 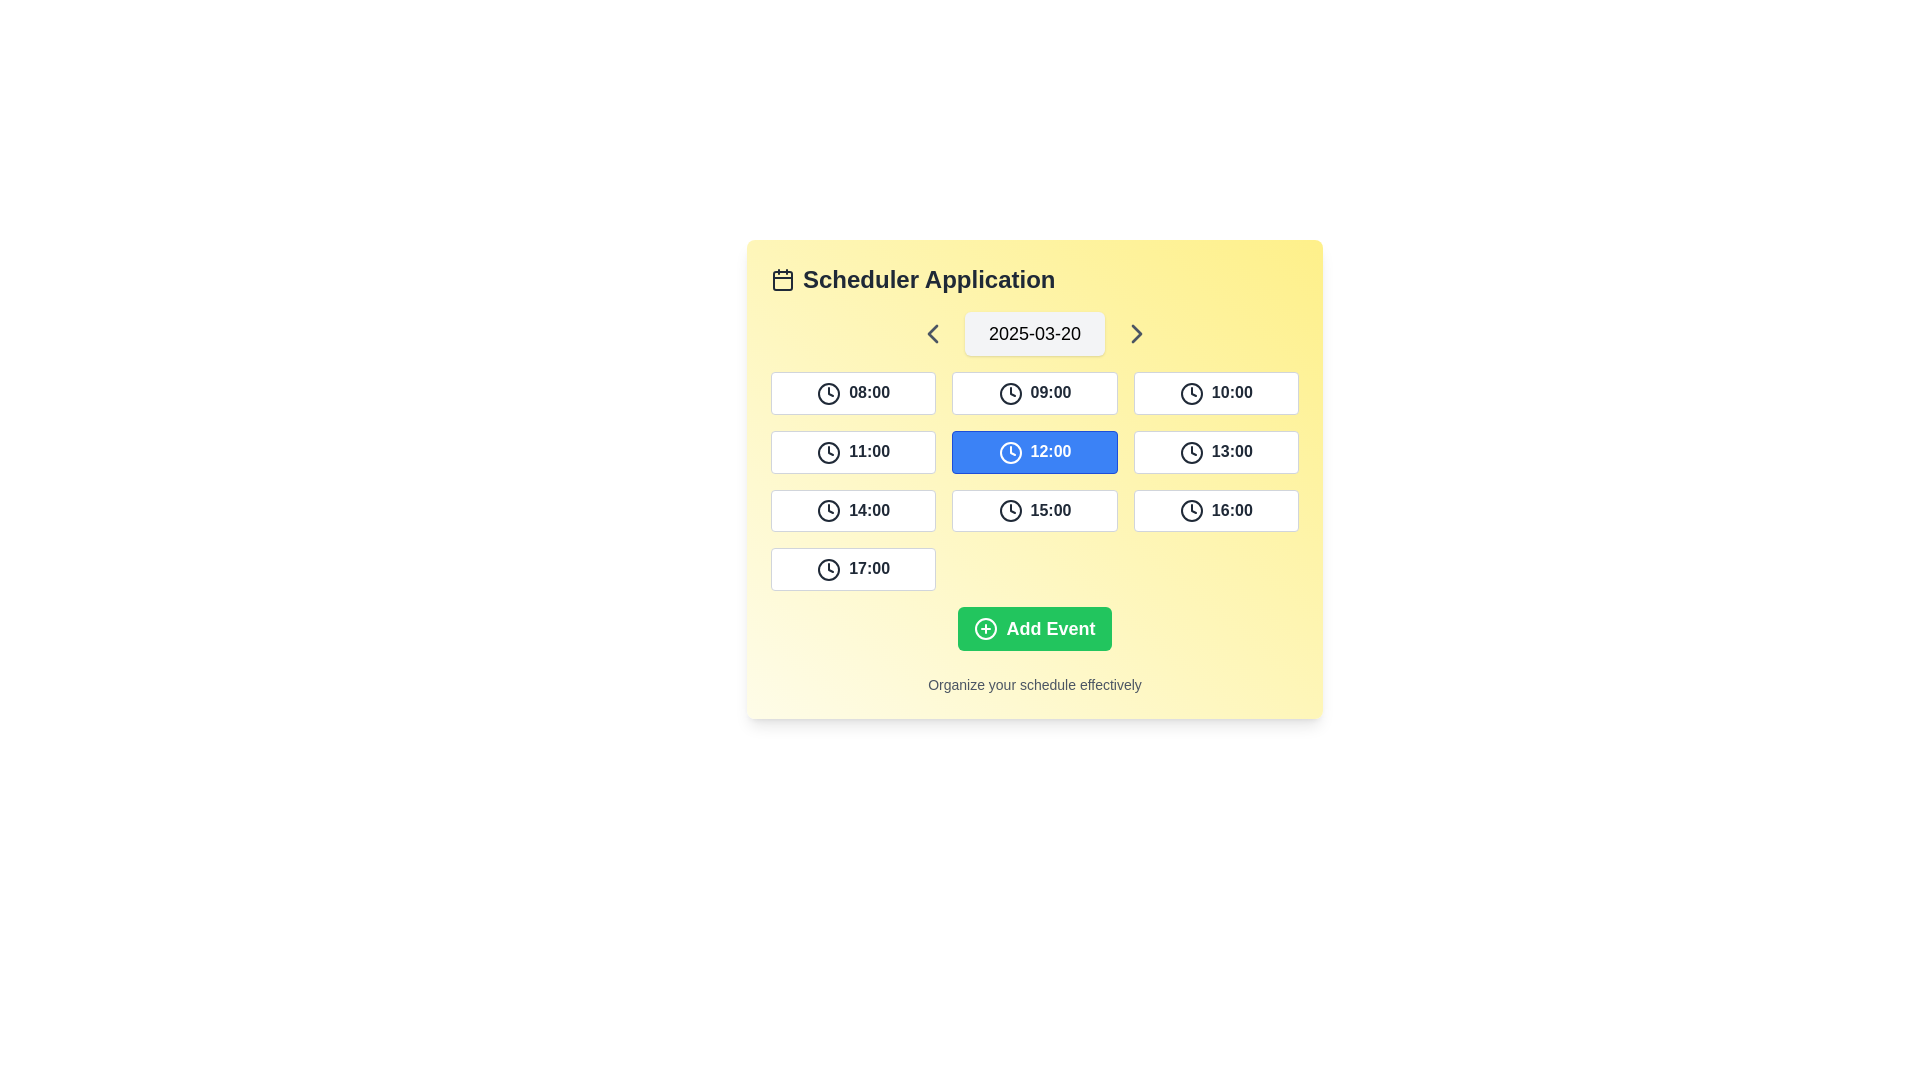 I want to click on the left-facing chevron button located to the left of the date display '2025-03-20' in the navigation interface, so click(x=931, y=333).